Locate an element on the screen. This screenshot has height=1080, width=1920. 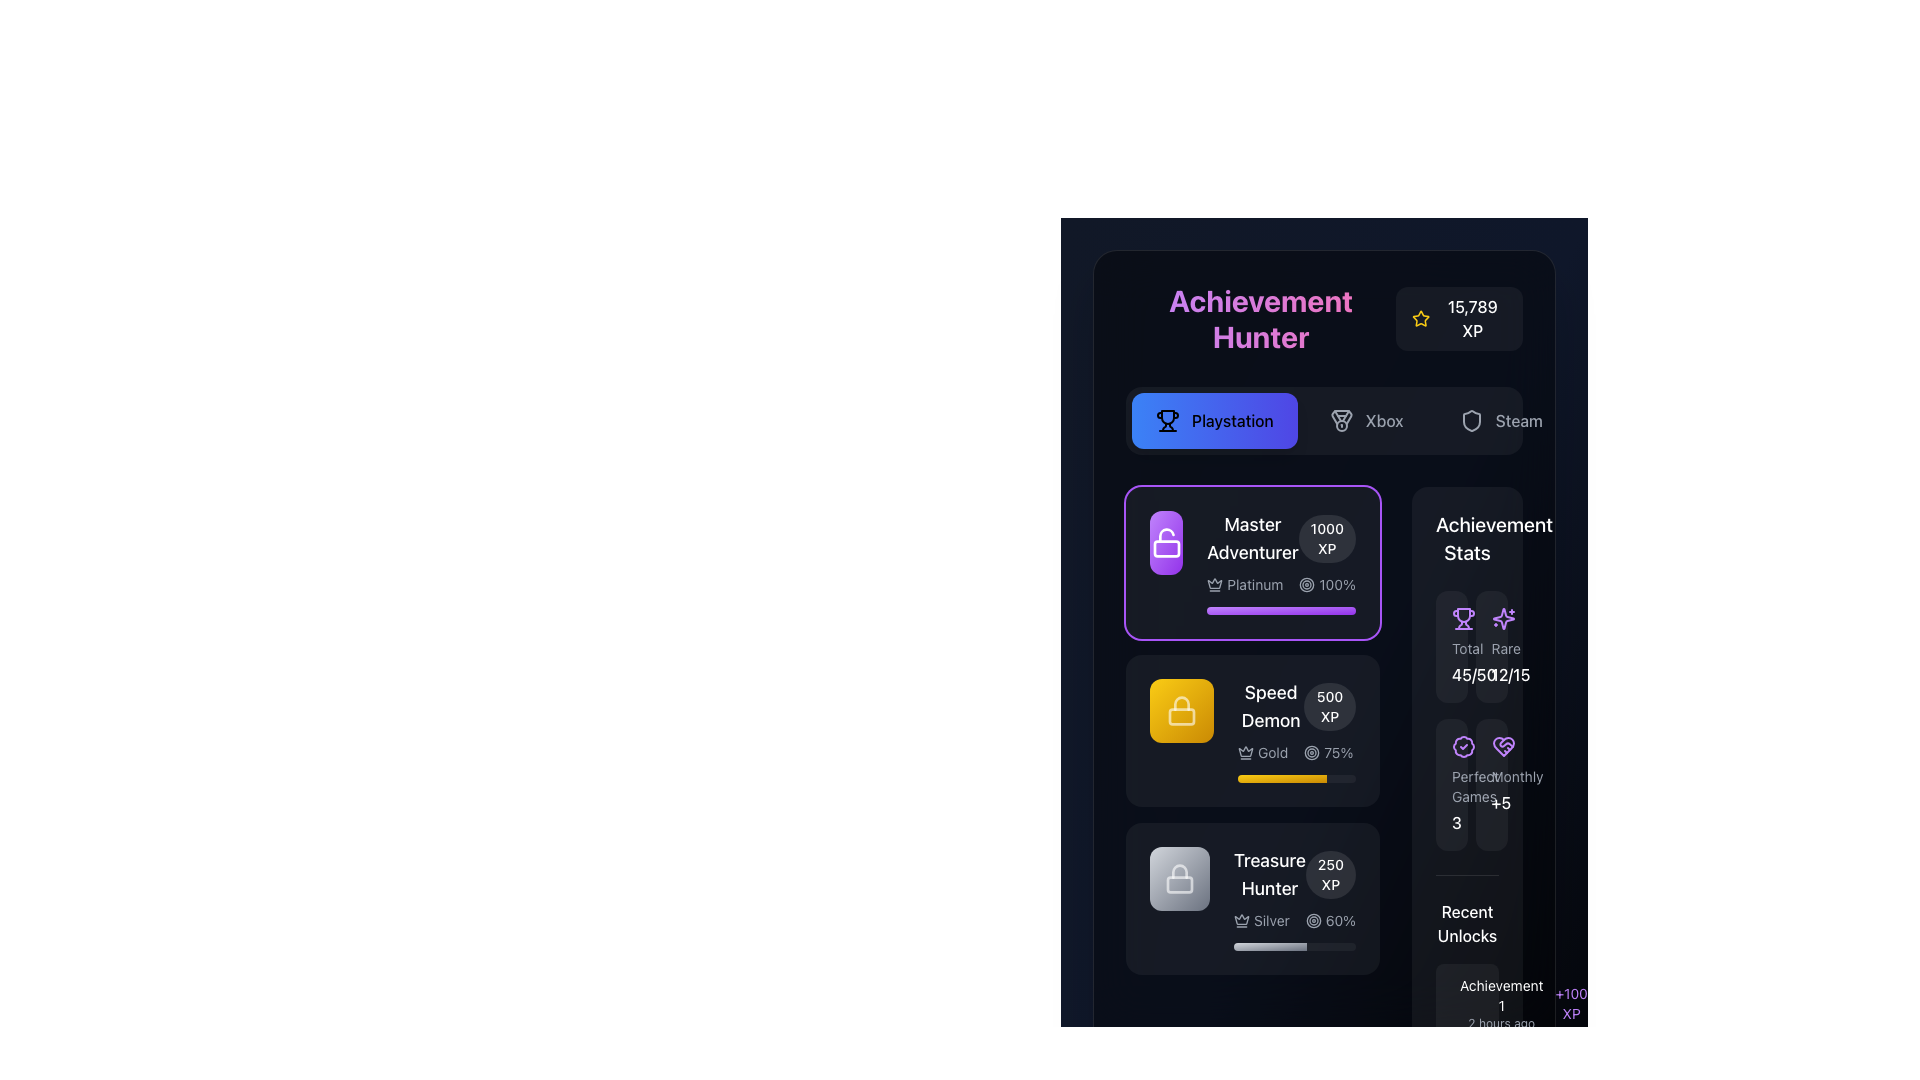
the progress percentage icon indicating 60% for the 'Treasure Hunter' achievement, located in the bottom-right corner of the achievement card, adjacent to the text 'Silver' is located at coordinates (1330, 921).